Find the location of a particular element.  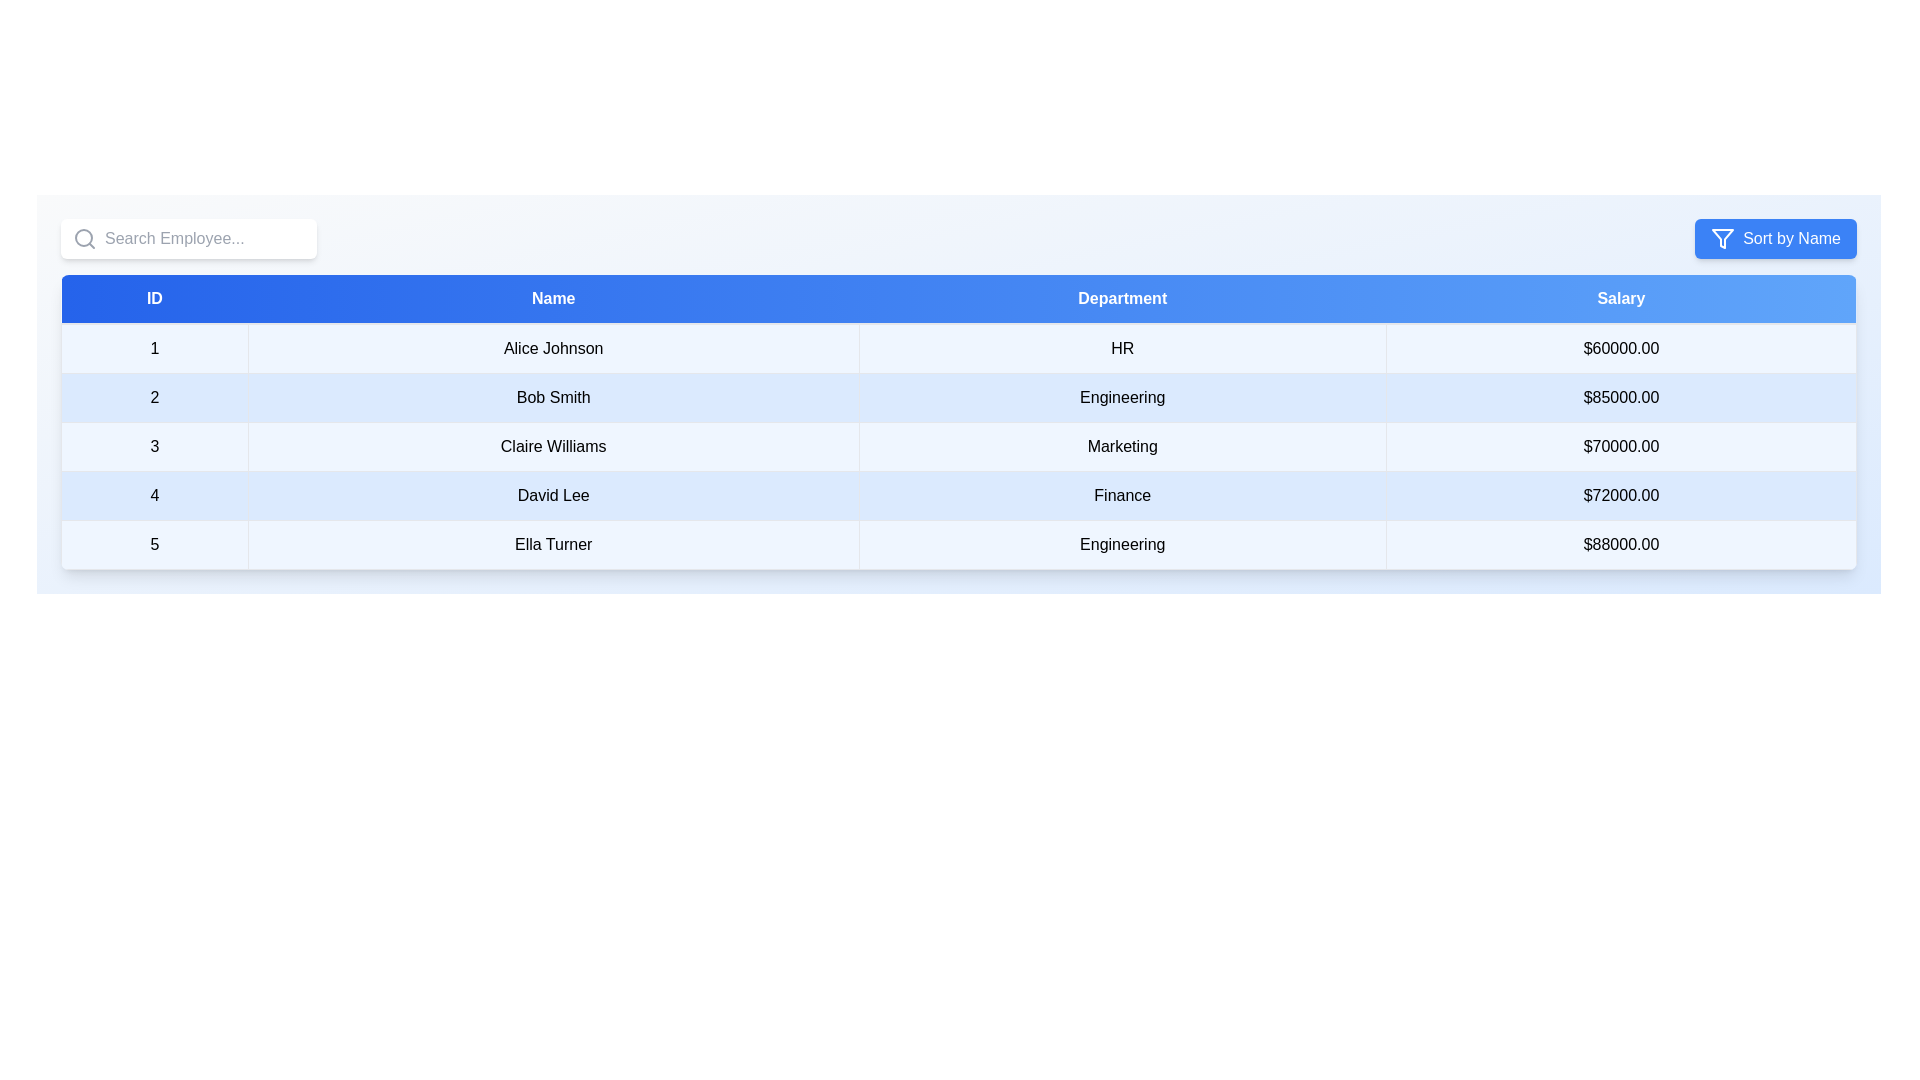

the table cell representing the department name of 'Alice Johnson' is located at coordinates (1122, 347).